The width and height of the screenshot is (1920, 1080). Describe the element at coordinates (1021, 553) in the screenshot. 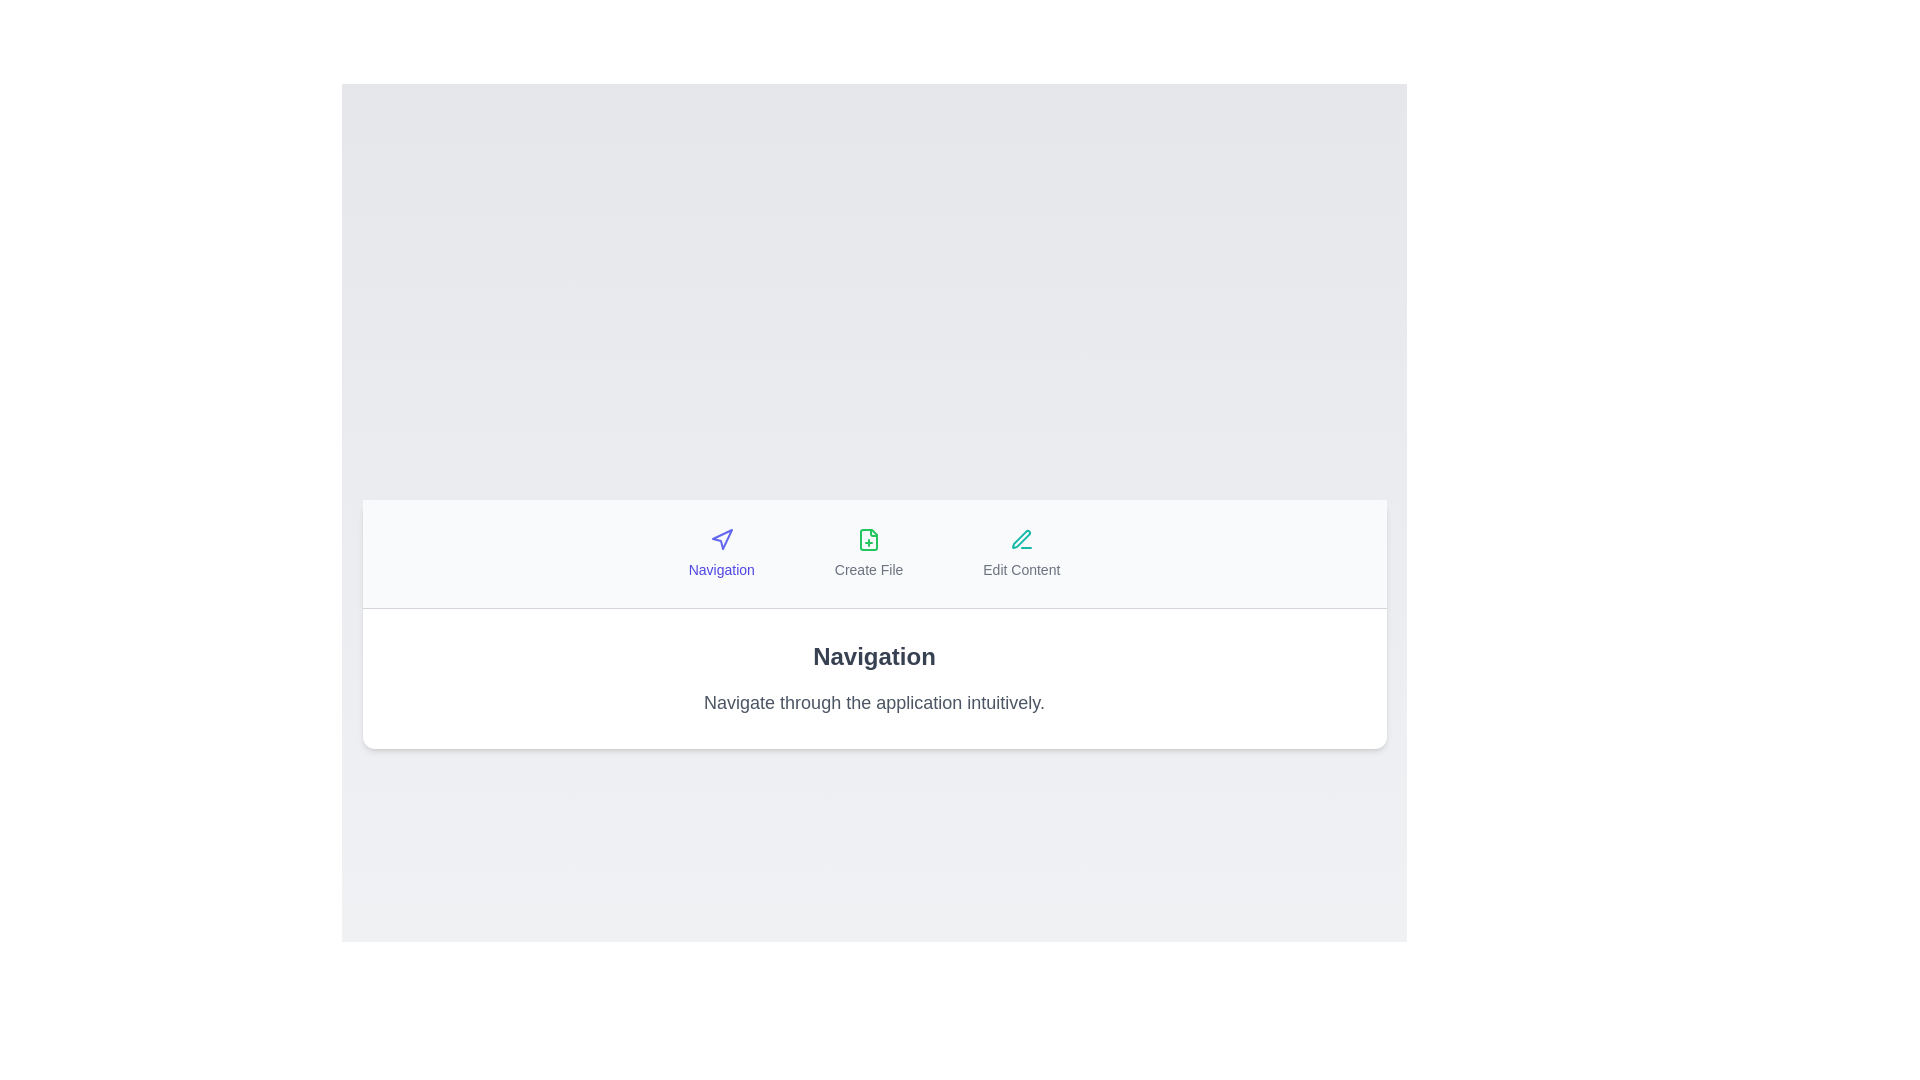

I see `the tab labeled Edit Content` at that location.